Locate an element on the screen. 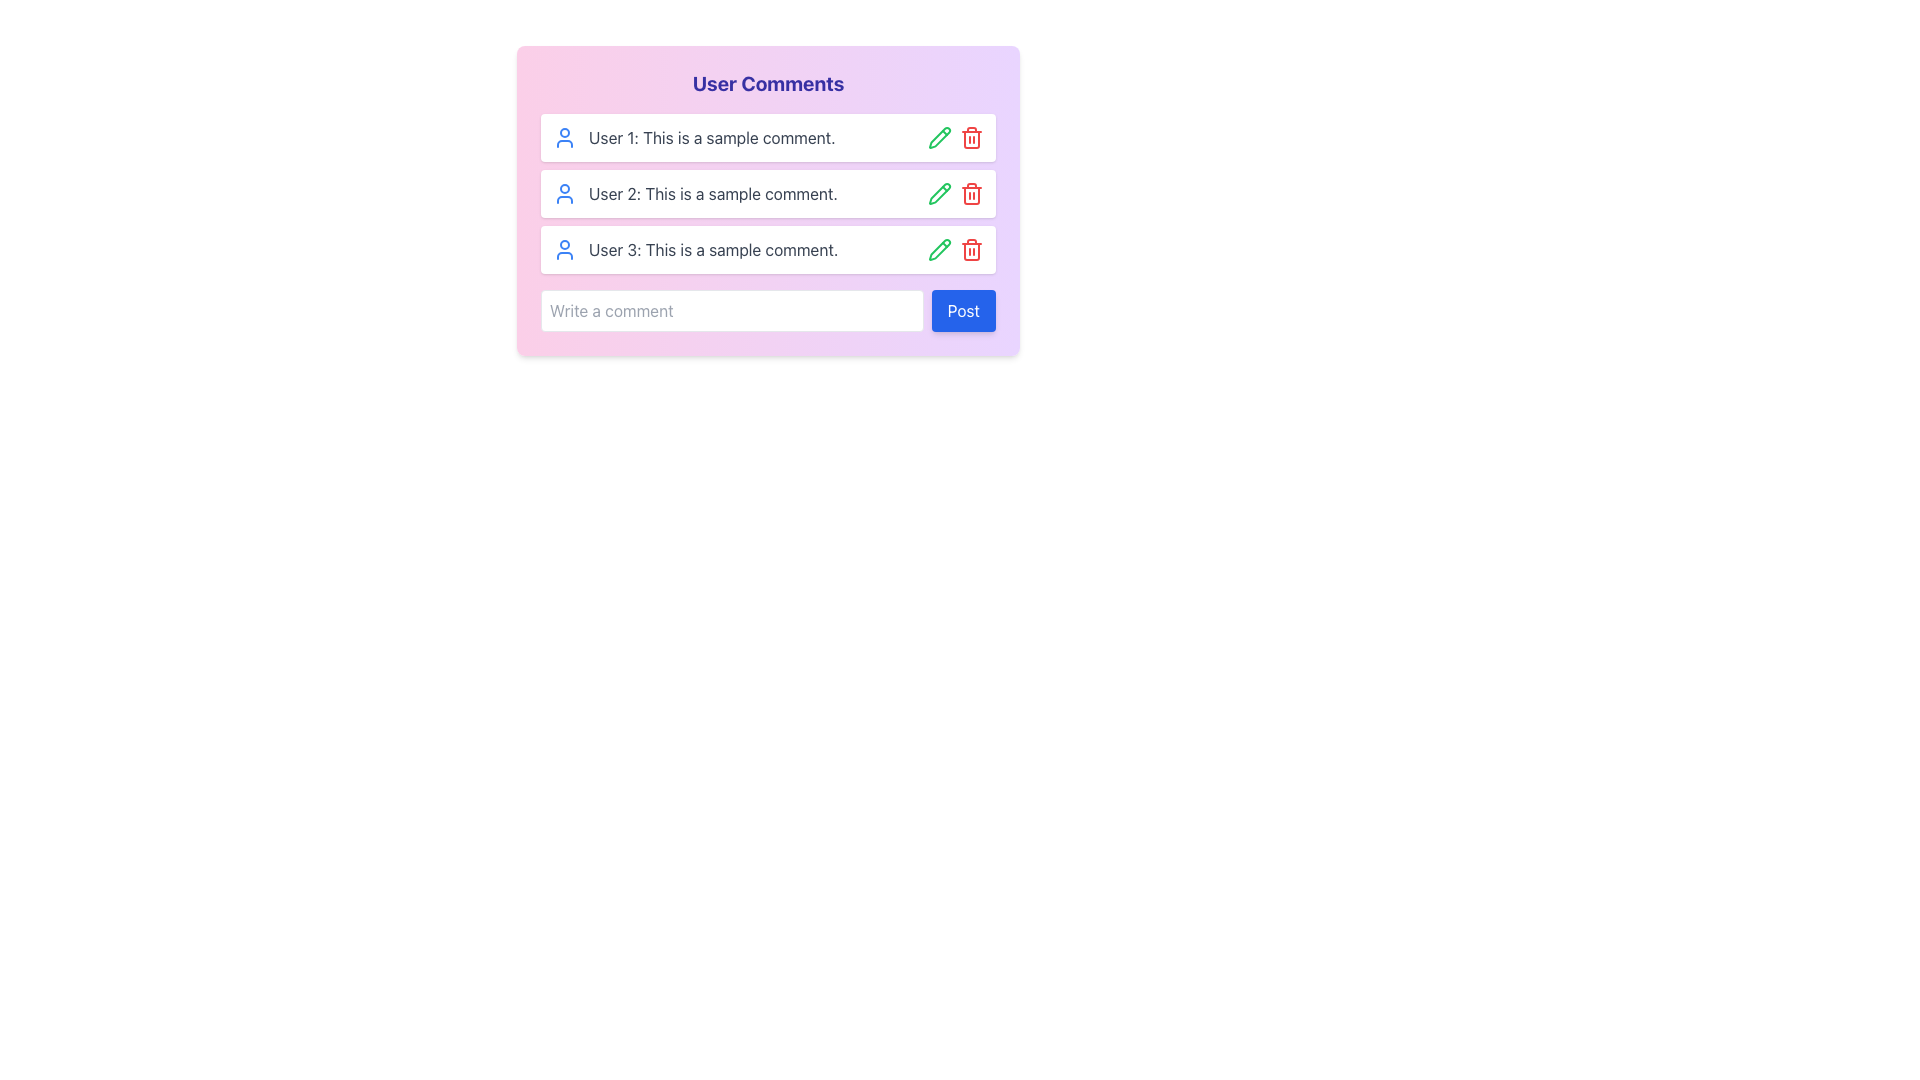  the edit icon located at the right end of the second row of user comments is located at coordinates (939, 137).